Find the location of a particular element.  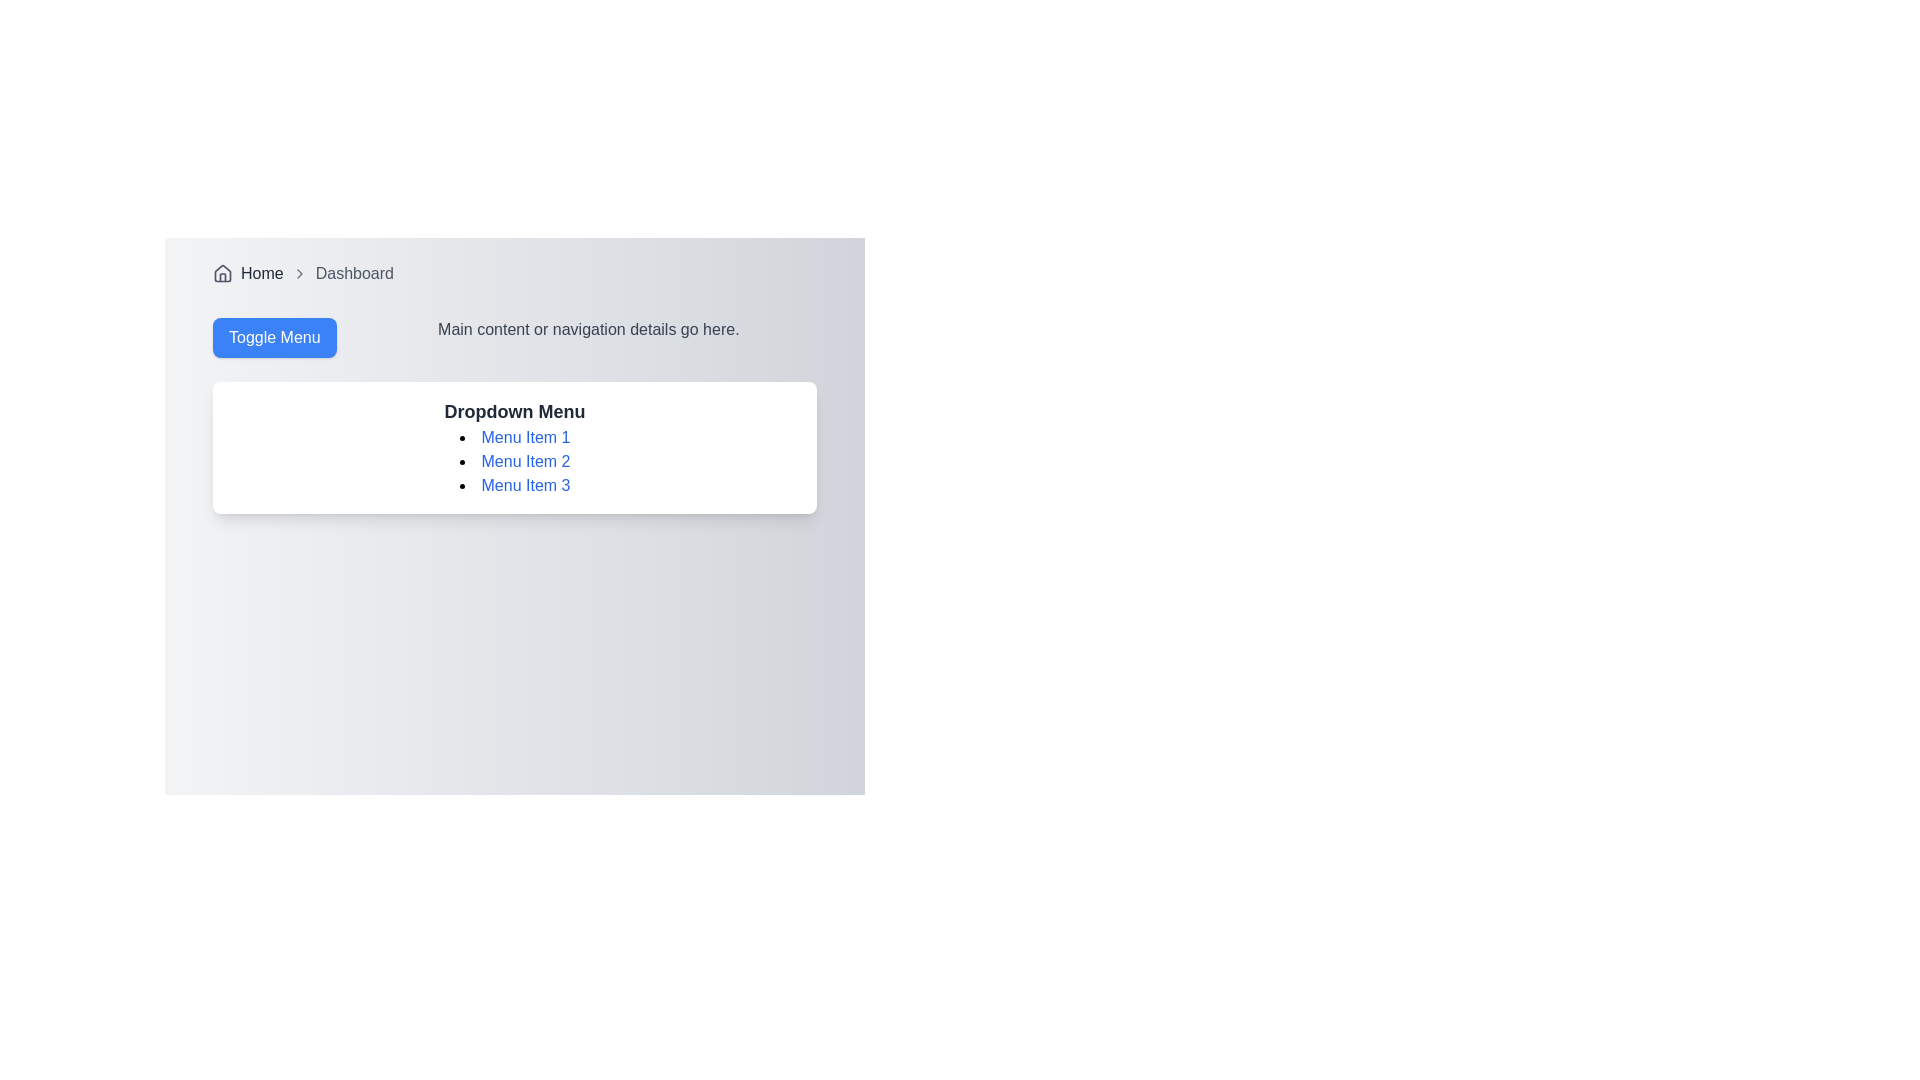

the text label styled as a hyperlink displaying 'Menu Item 2' to underline it is located at coordinates (526, 461).